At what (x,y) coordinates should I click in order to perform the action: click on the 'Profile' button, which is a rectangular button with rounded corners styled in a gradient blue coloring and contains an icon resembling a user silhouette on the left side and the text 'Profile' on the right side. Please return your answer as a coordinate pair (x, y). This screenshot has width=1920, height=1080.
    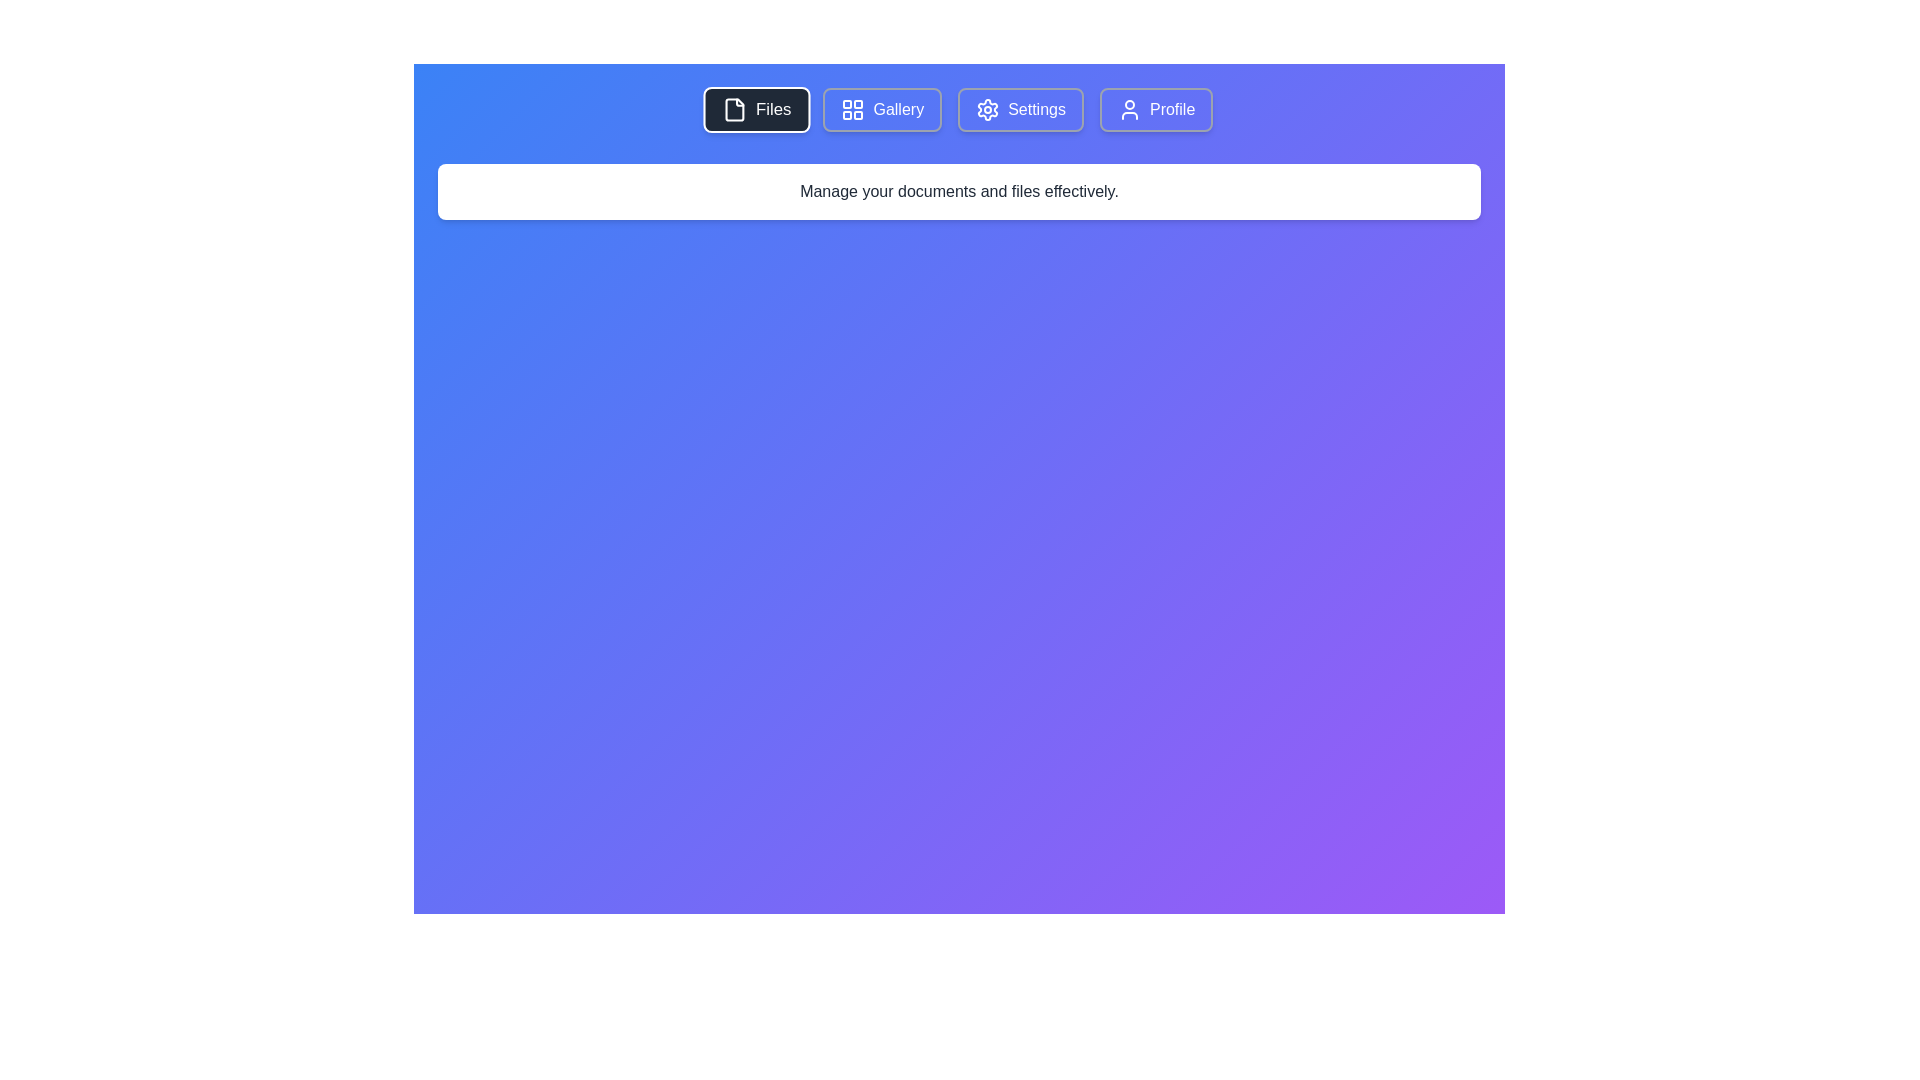
    Looking at the image, I should click on (1156, 110).